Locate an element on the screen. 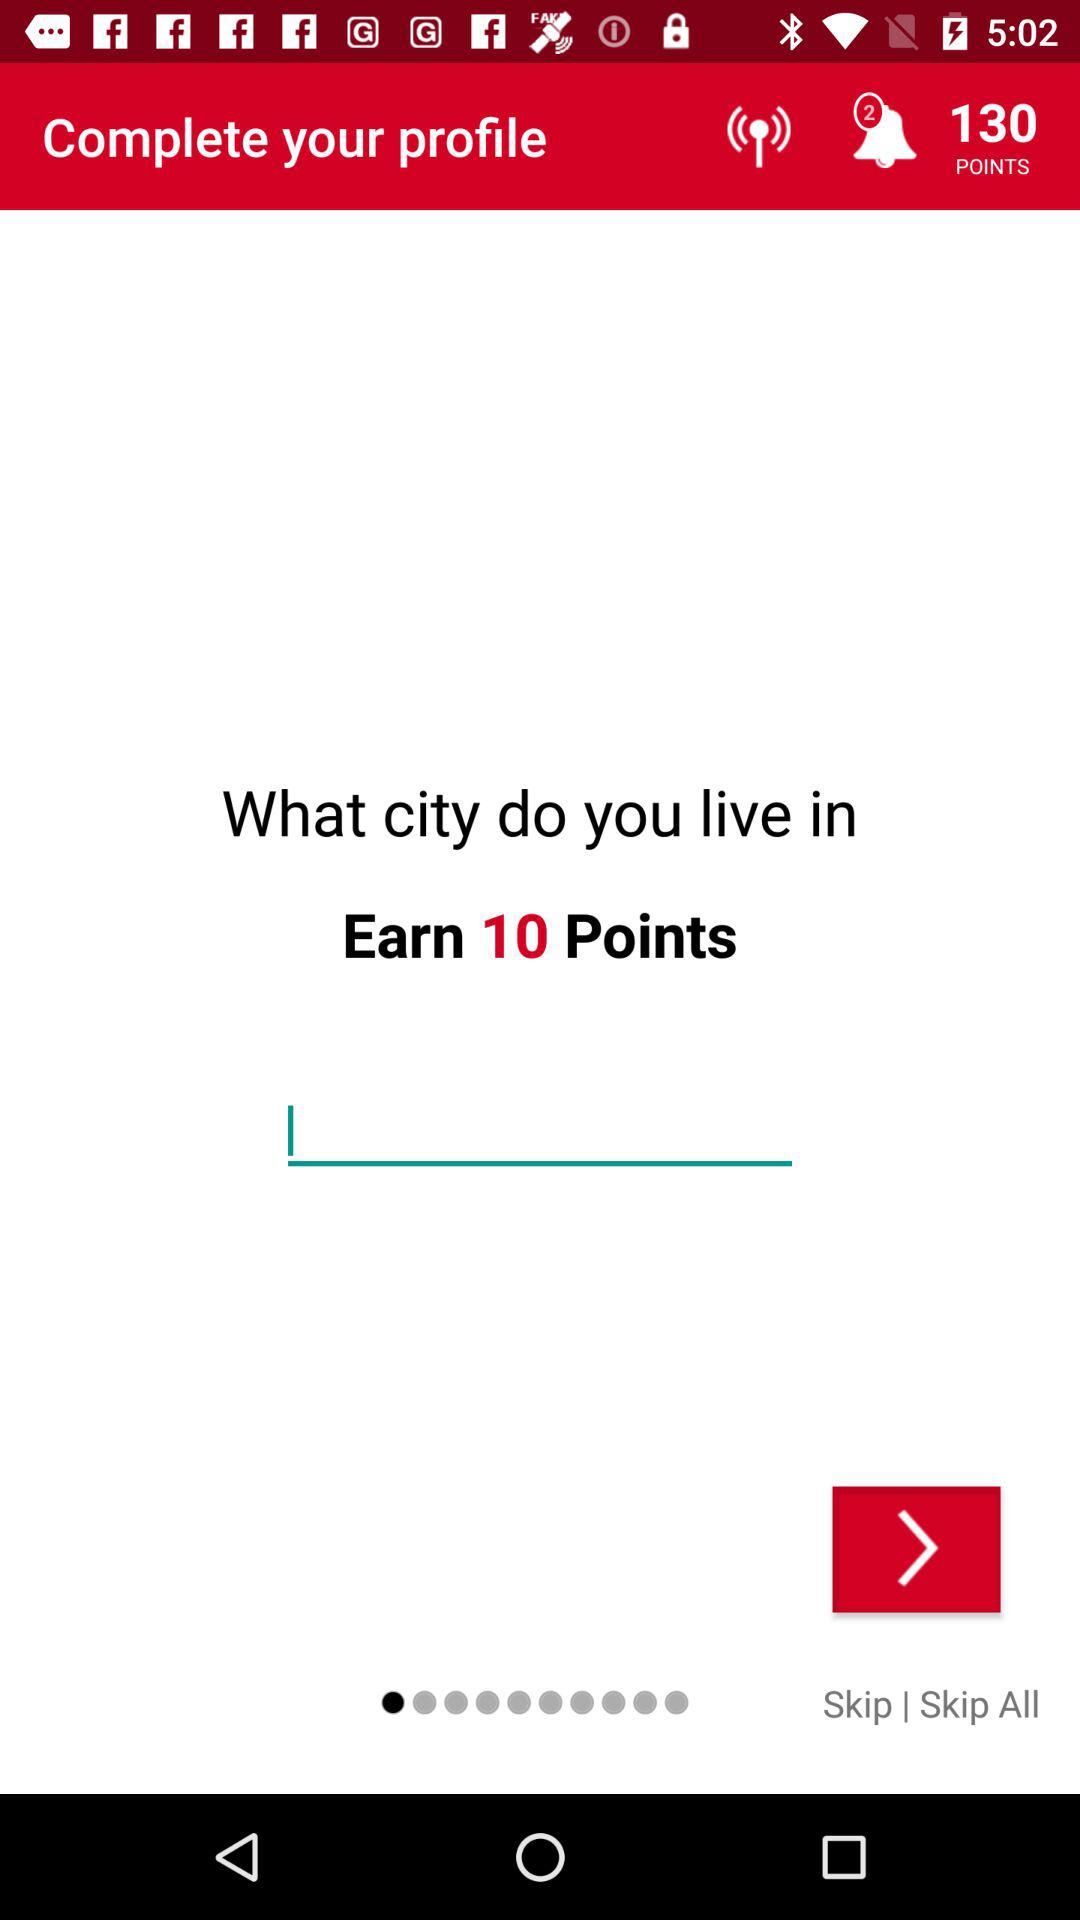 The width and height of the screenshot is (1080, 1920). city field is located at coordinates (540, 1131).